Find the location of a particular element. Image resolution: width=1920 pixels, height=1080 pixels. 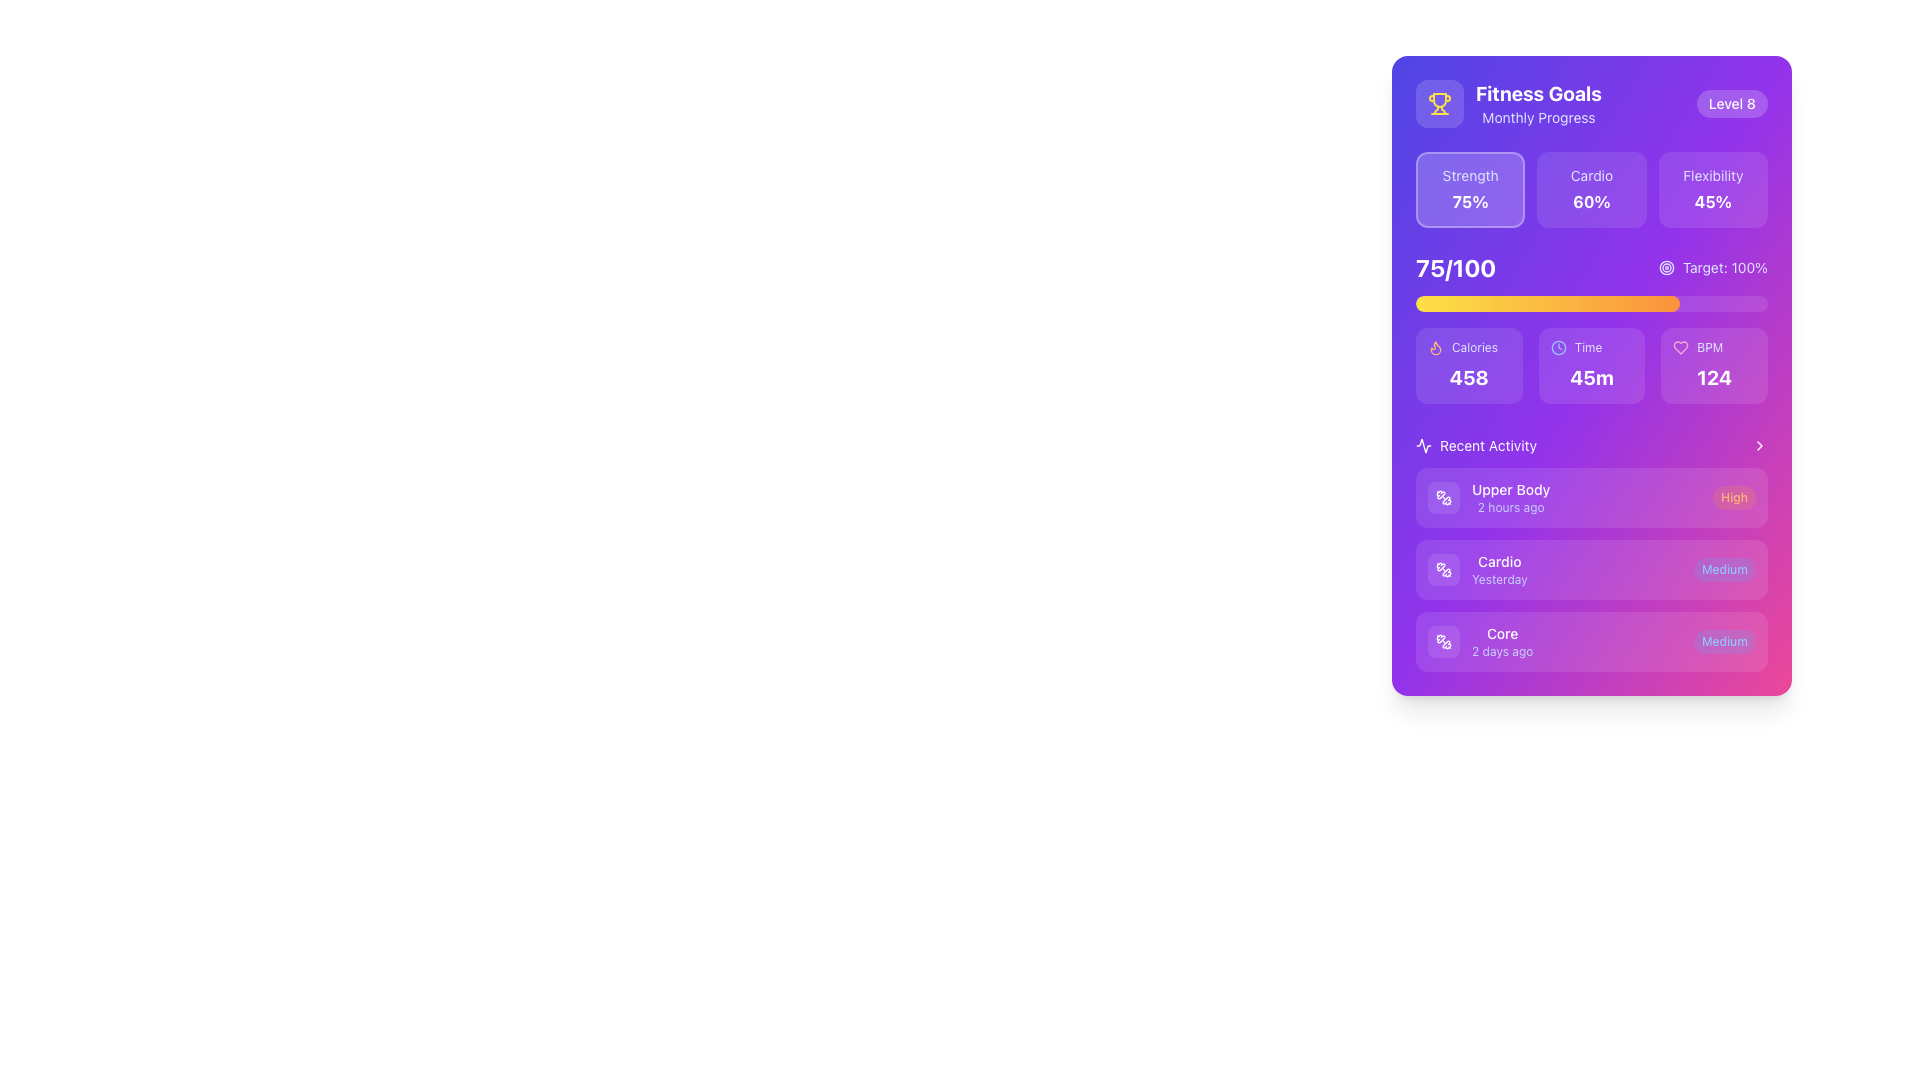

the 'Cardio' text label, which is displayed in white color on a purple background in the 'Recent Activity' section is located at coordinates (1499, 562).